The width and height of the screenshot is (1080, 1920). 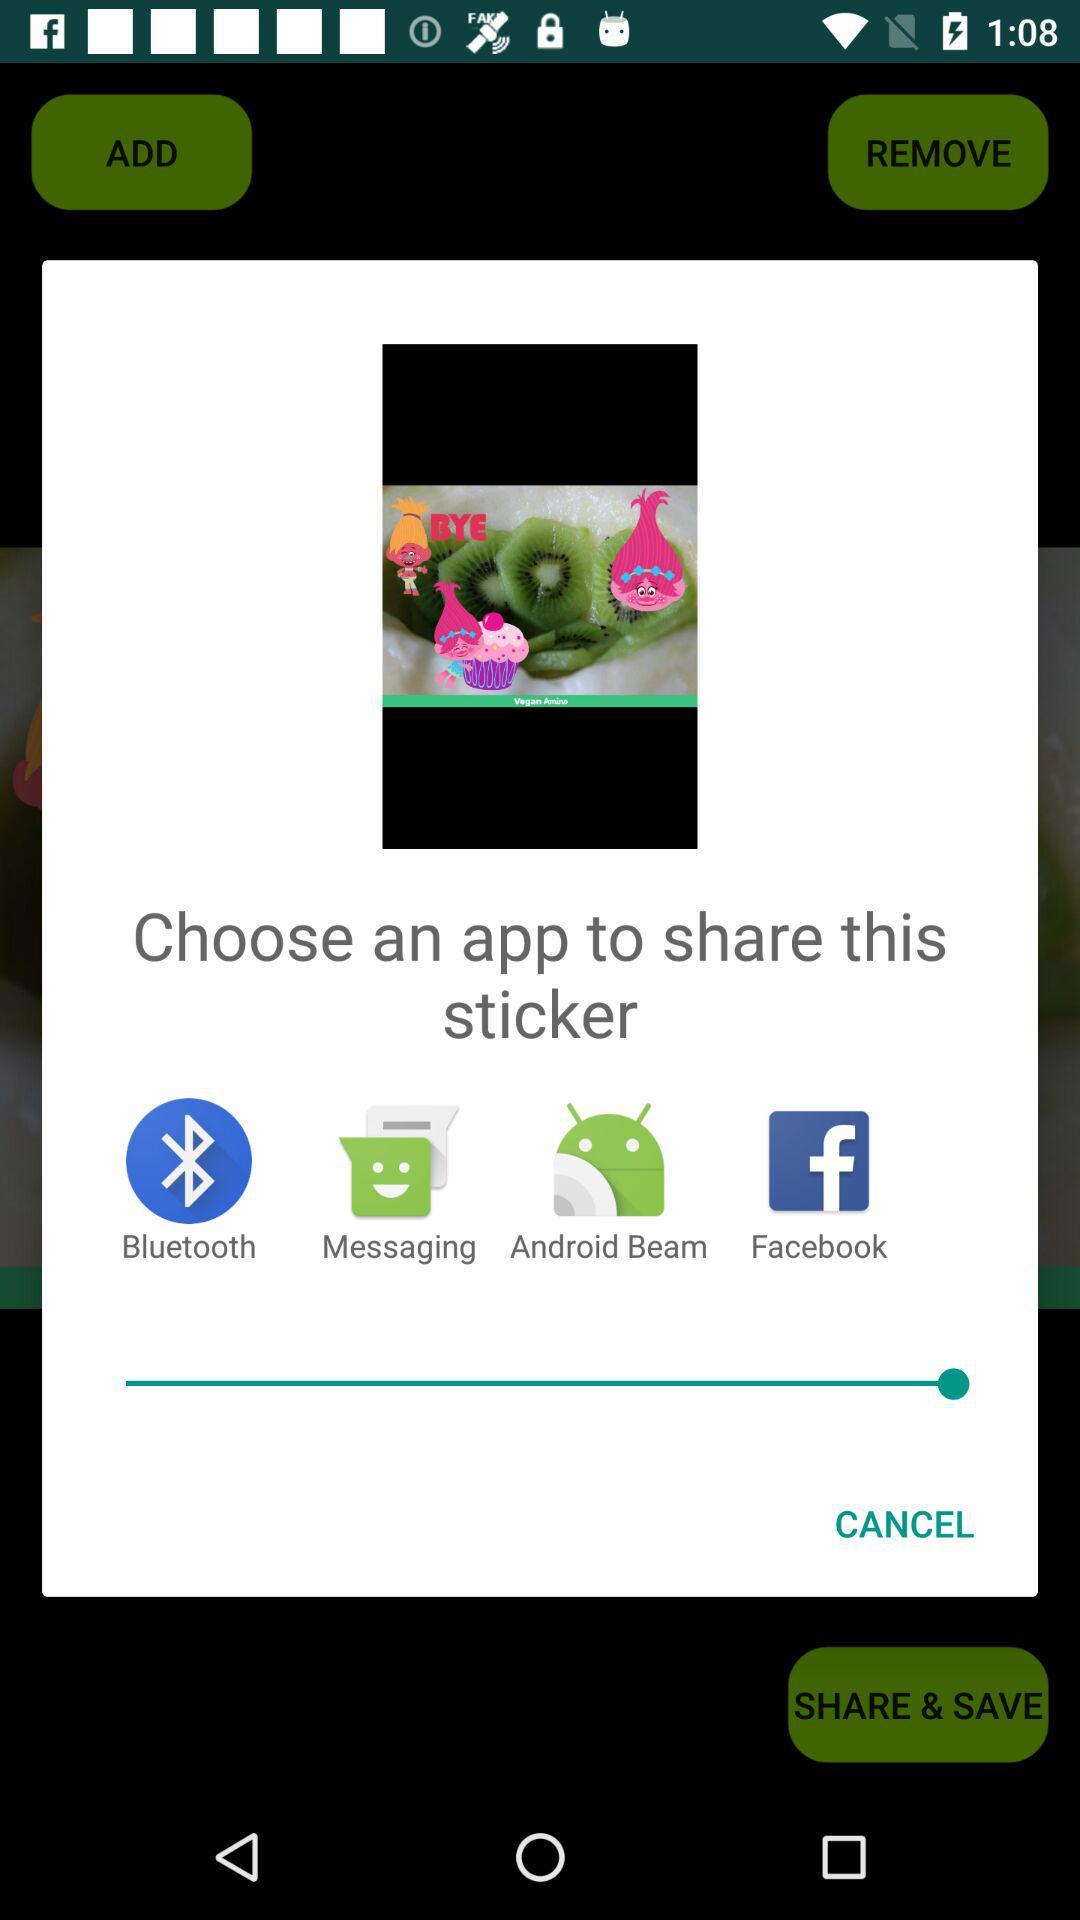 What do you see at coordinates (904, 1522) in the screenshot?
I see `the cancel` at bounding box center [904, 1522].